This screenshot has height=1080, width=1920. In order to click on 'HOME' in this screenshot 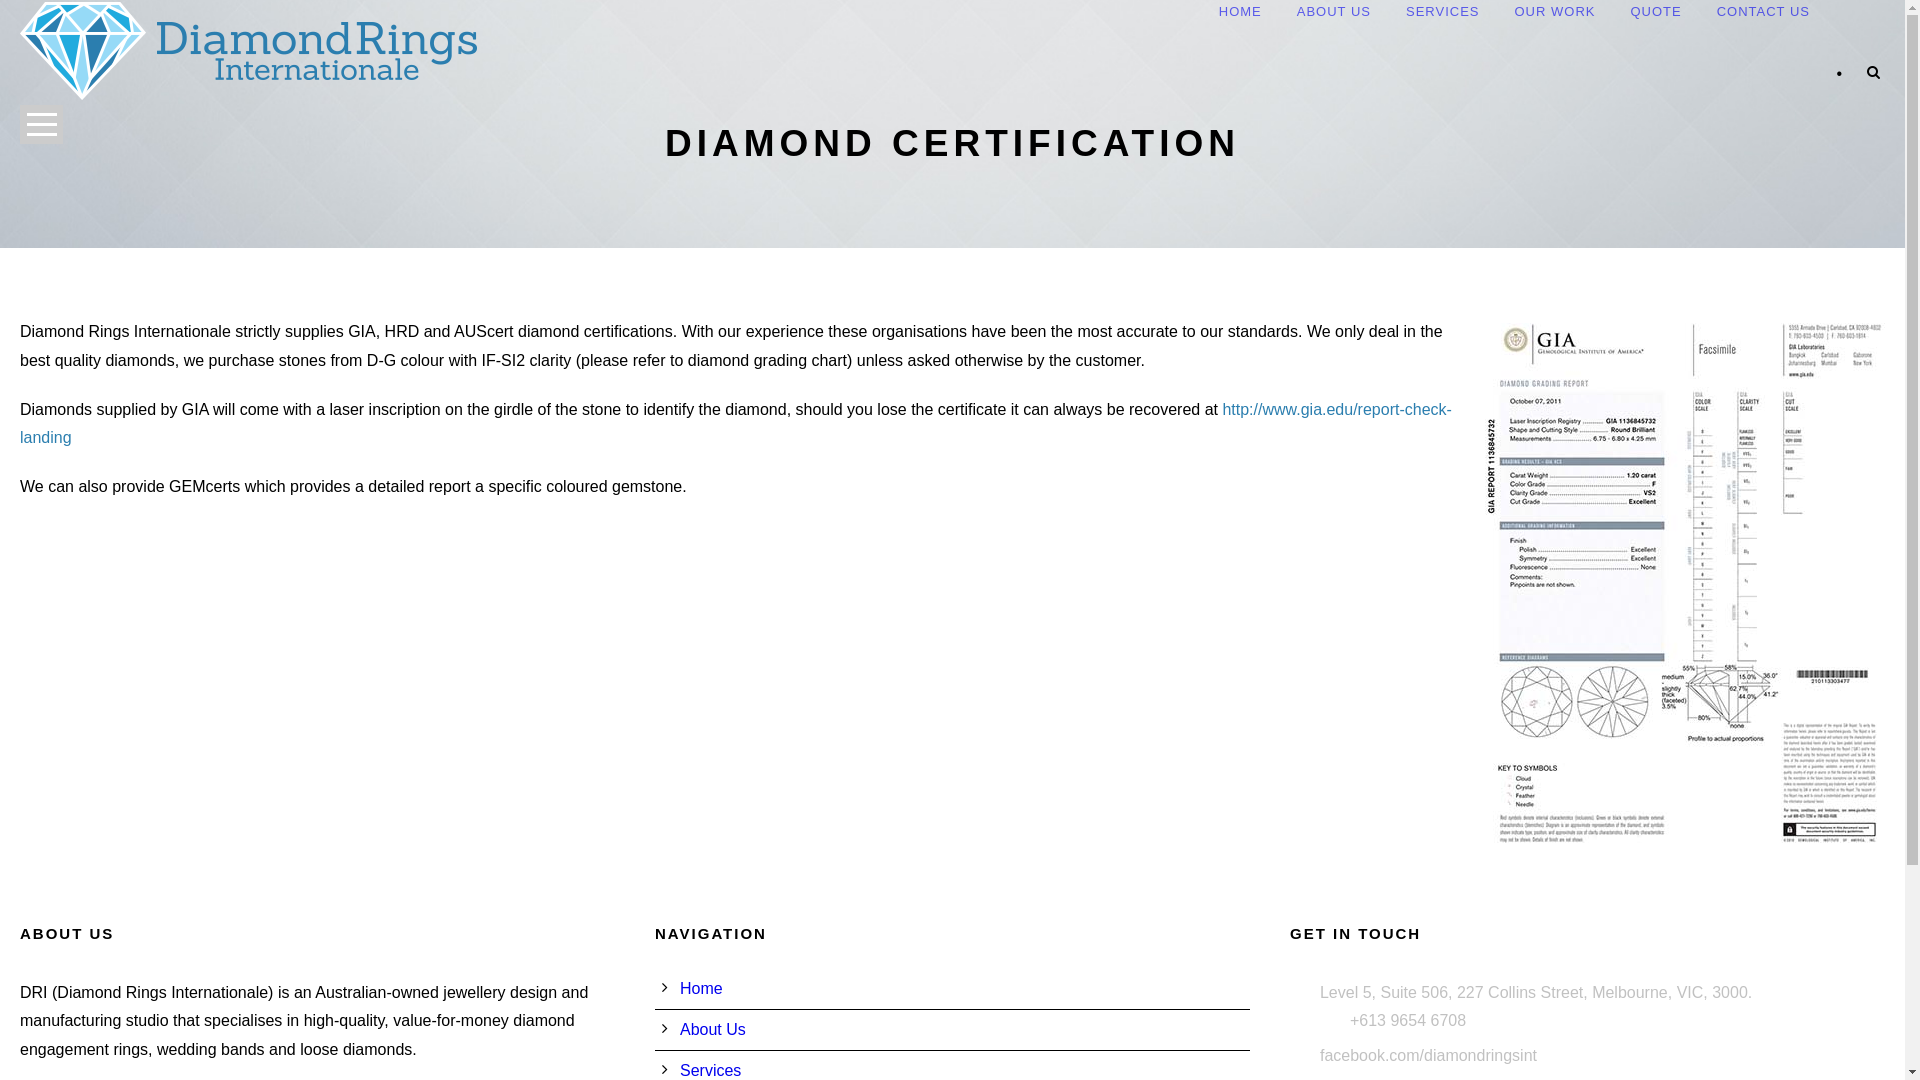, I will do `click(1239, 13)`.